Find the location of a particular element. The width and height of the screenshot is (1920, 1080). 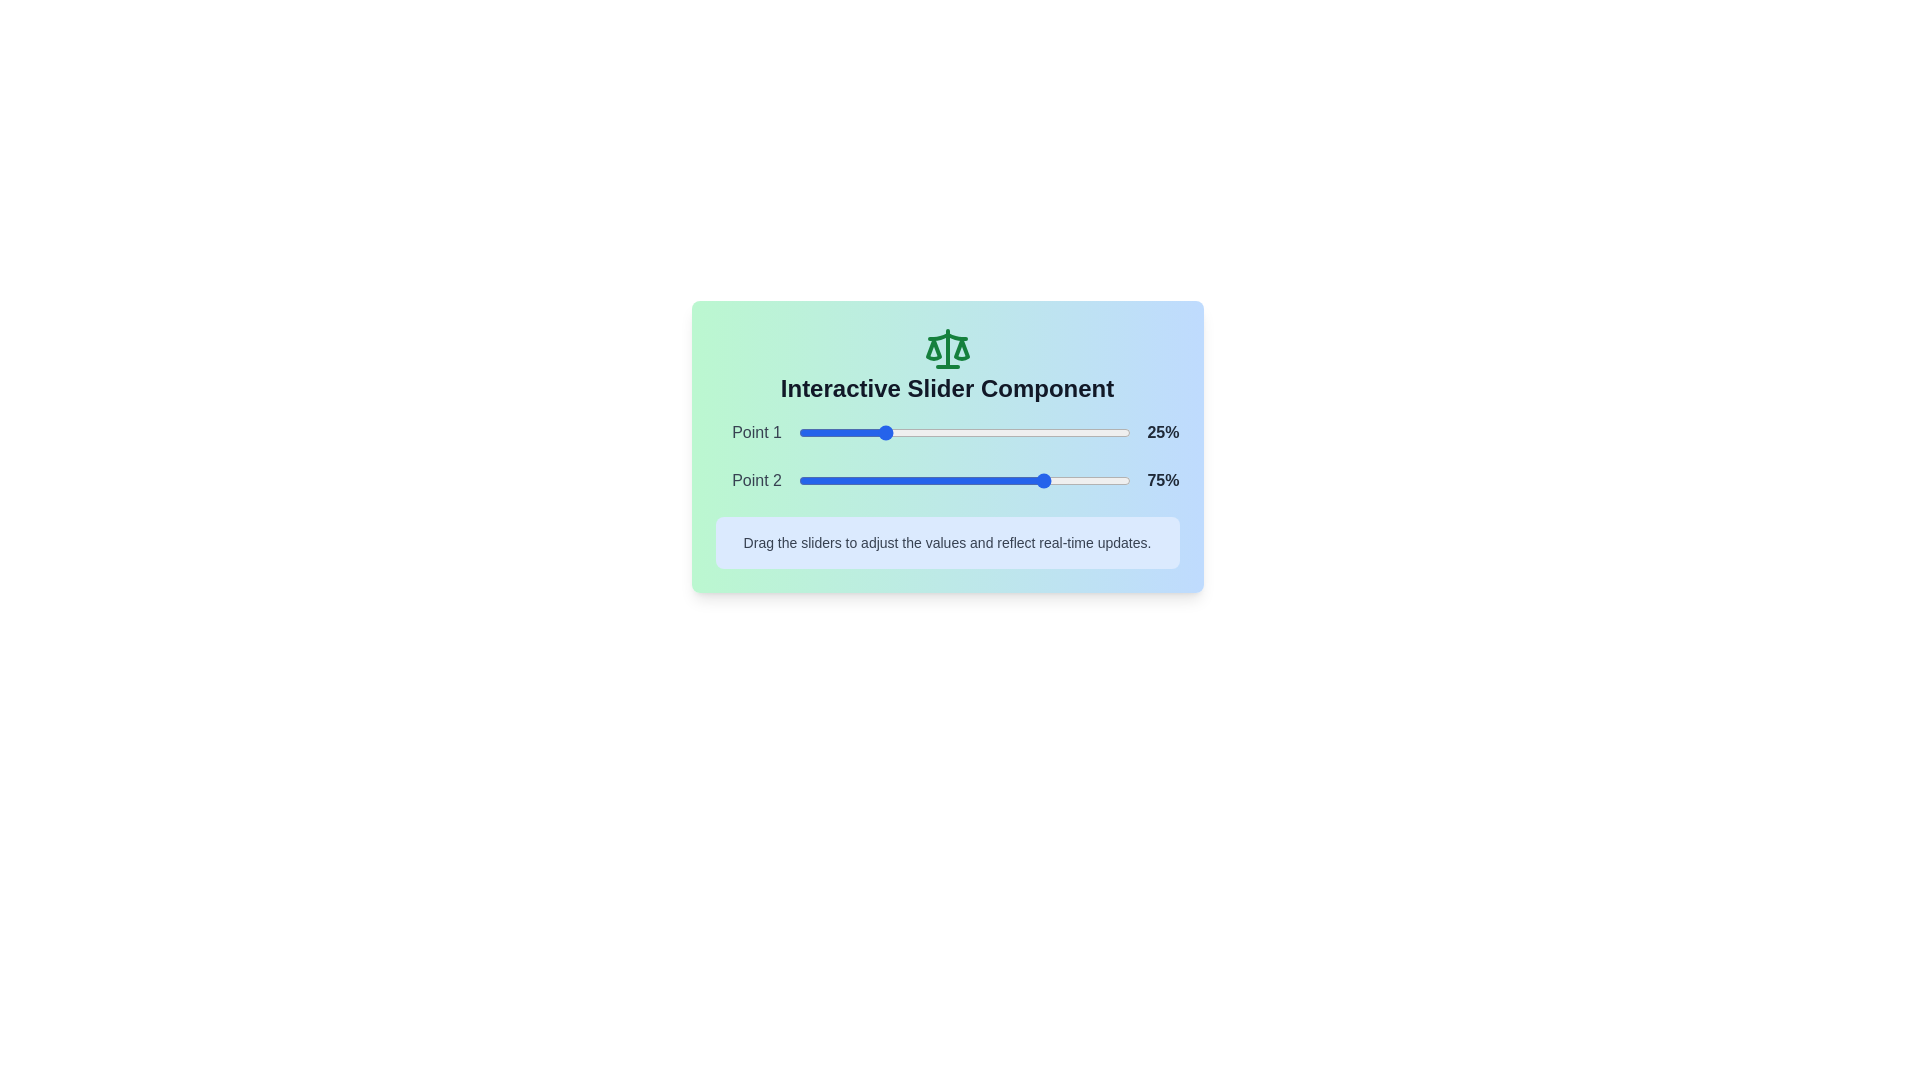

the slider handle to set the value to 27% for slider 1 is located at coordinates (887, 431).